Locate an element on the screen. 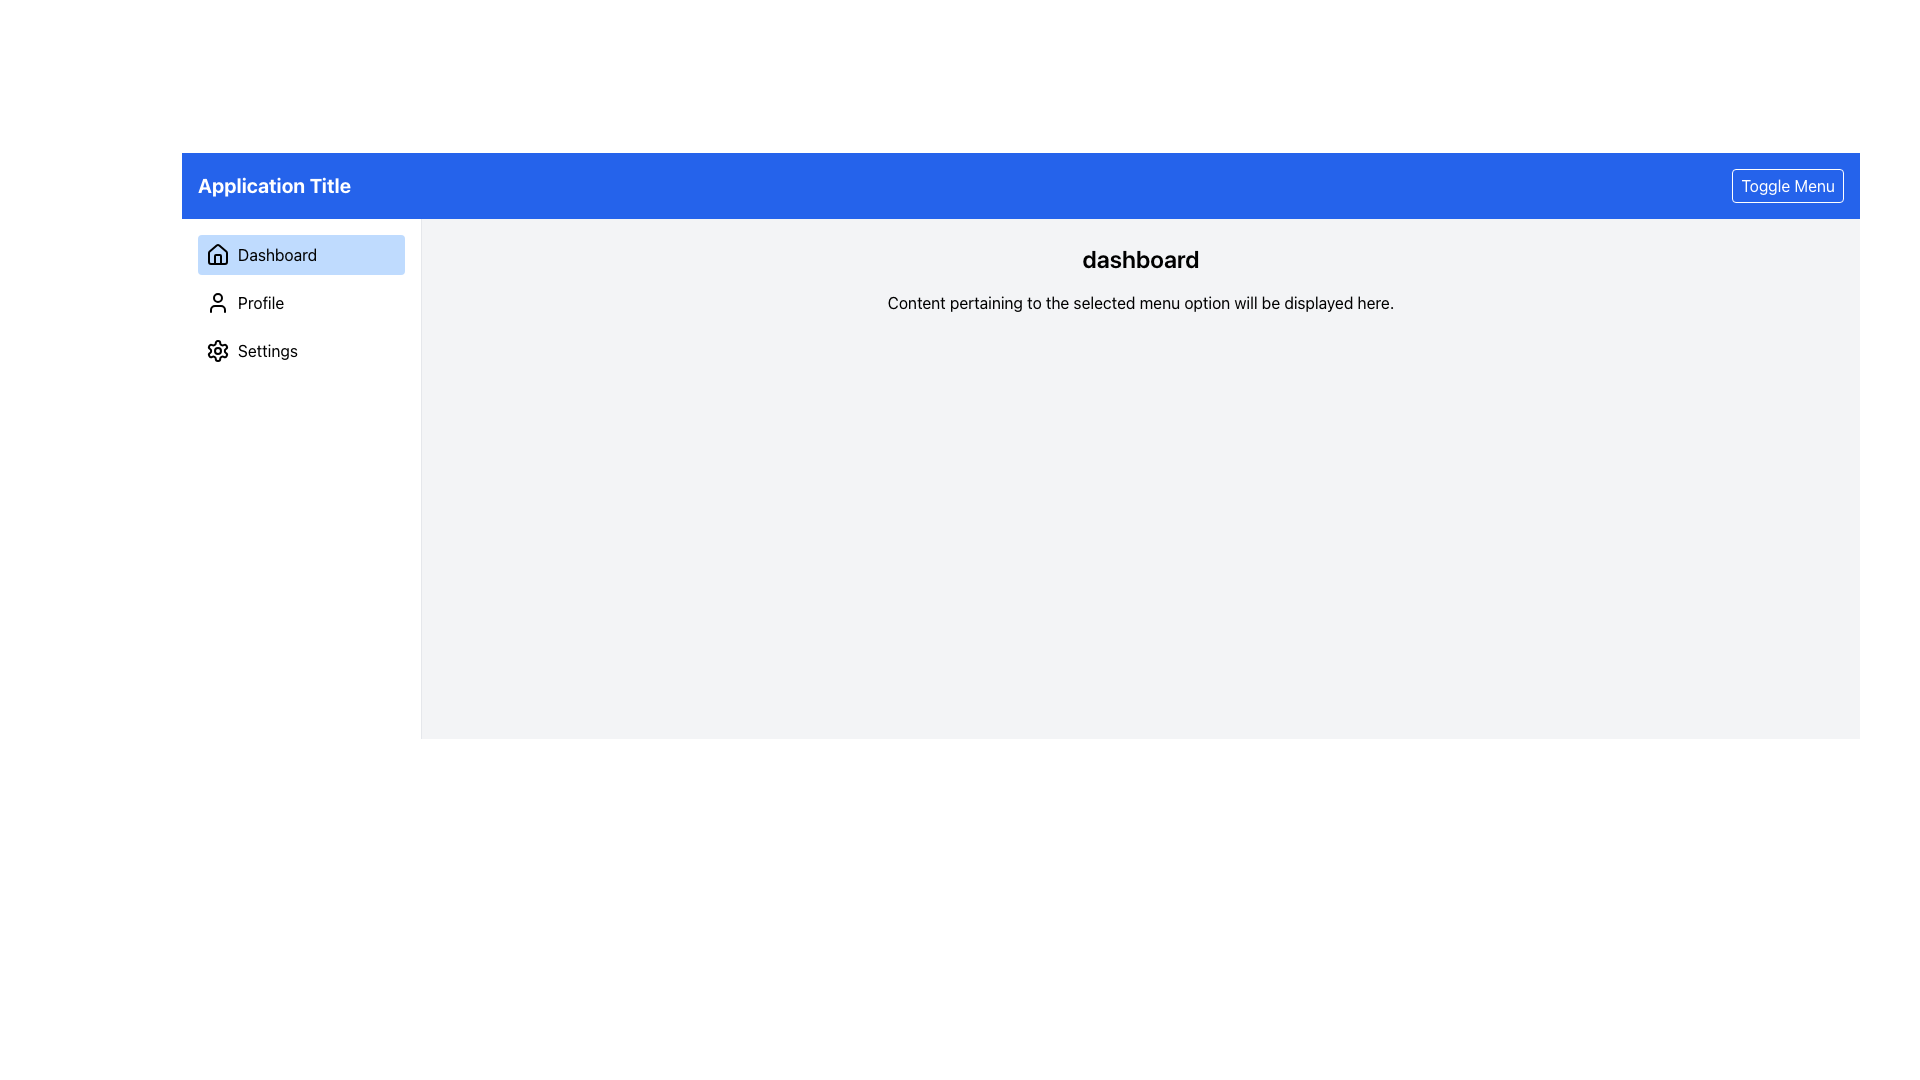 The image size is (1920, 1080). the house icon located in the left-hand navigation panel, positioned above the 'Dashboard' text label is located at coordinates (217, 253).